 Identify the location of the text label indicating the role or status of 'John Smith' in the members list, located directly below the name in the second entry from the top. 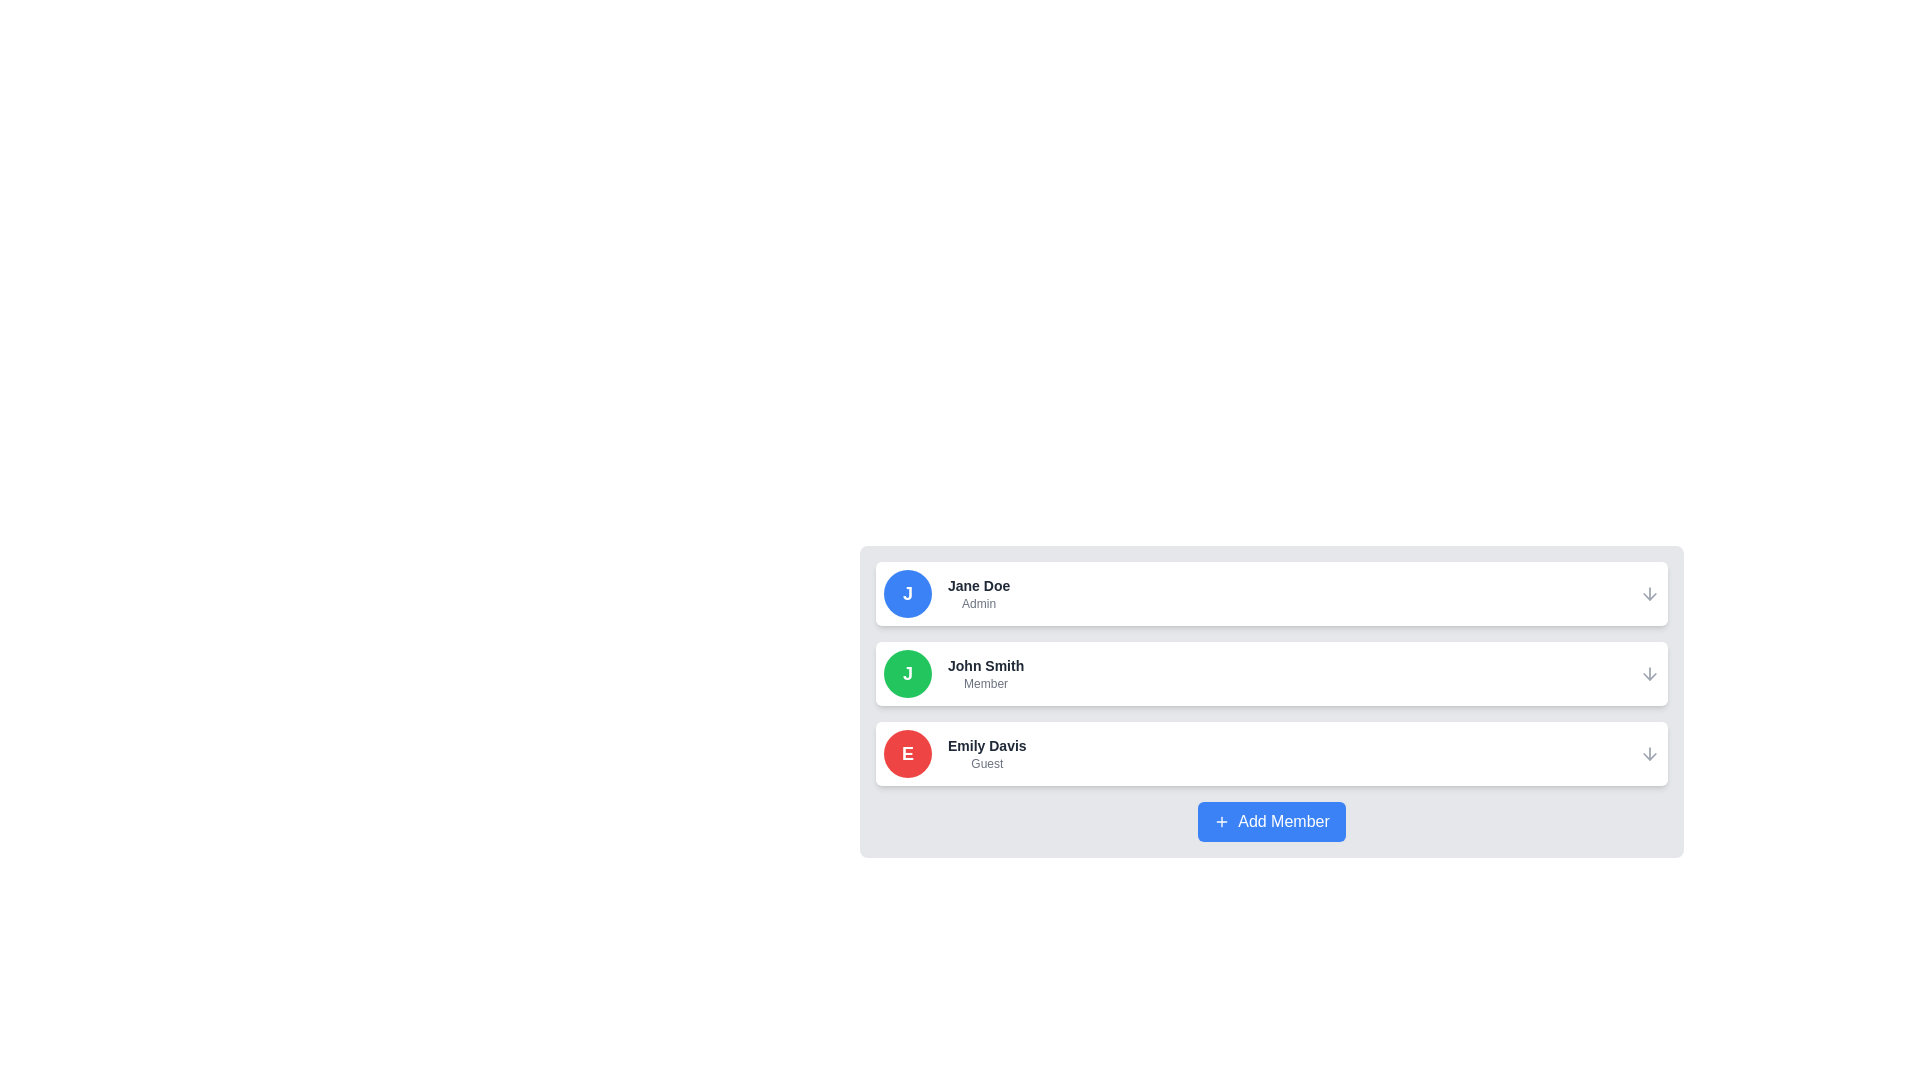
(986, 682).